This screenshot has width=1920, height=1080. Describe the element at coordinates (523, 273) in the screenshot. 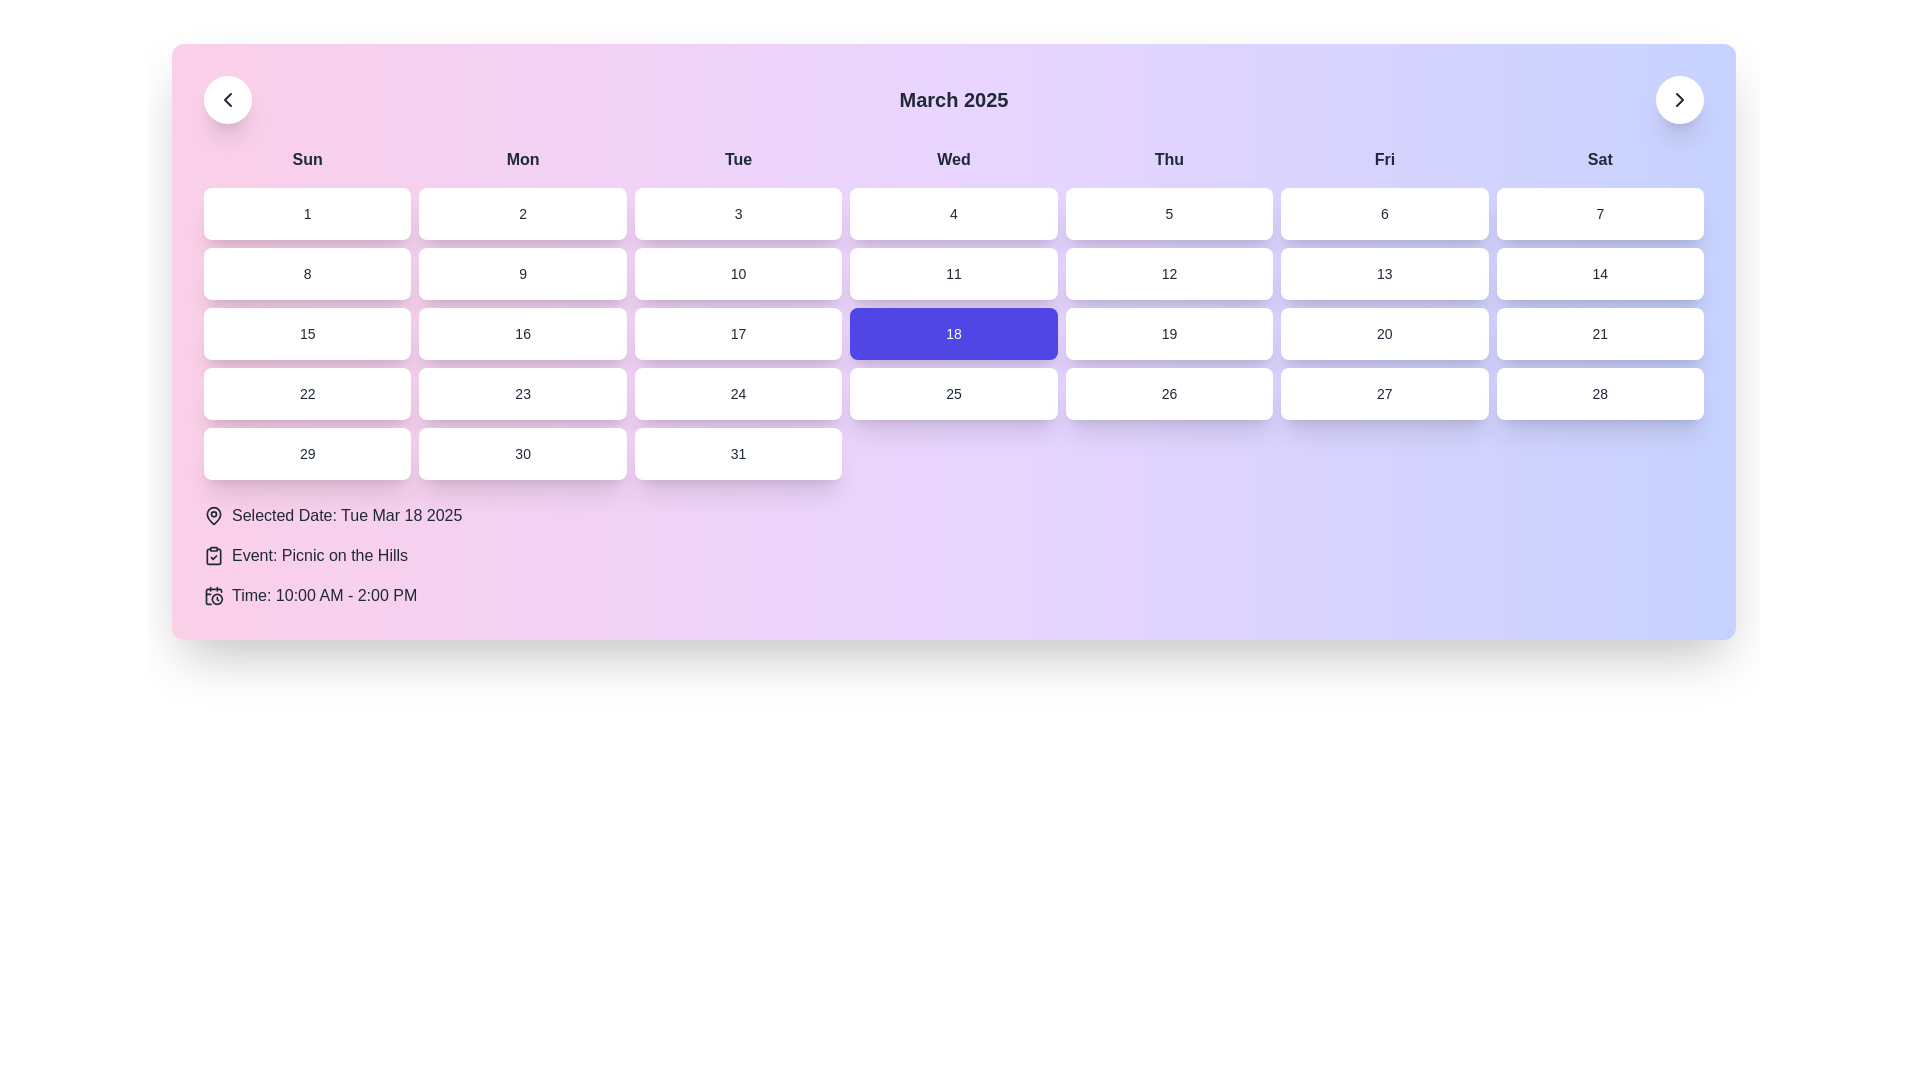

I see `the interactive calendar day button representing the 9th of the month, located in the second row of the calendar grid` at that location.